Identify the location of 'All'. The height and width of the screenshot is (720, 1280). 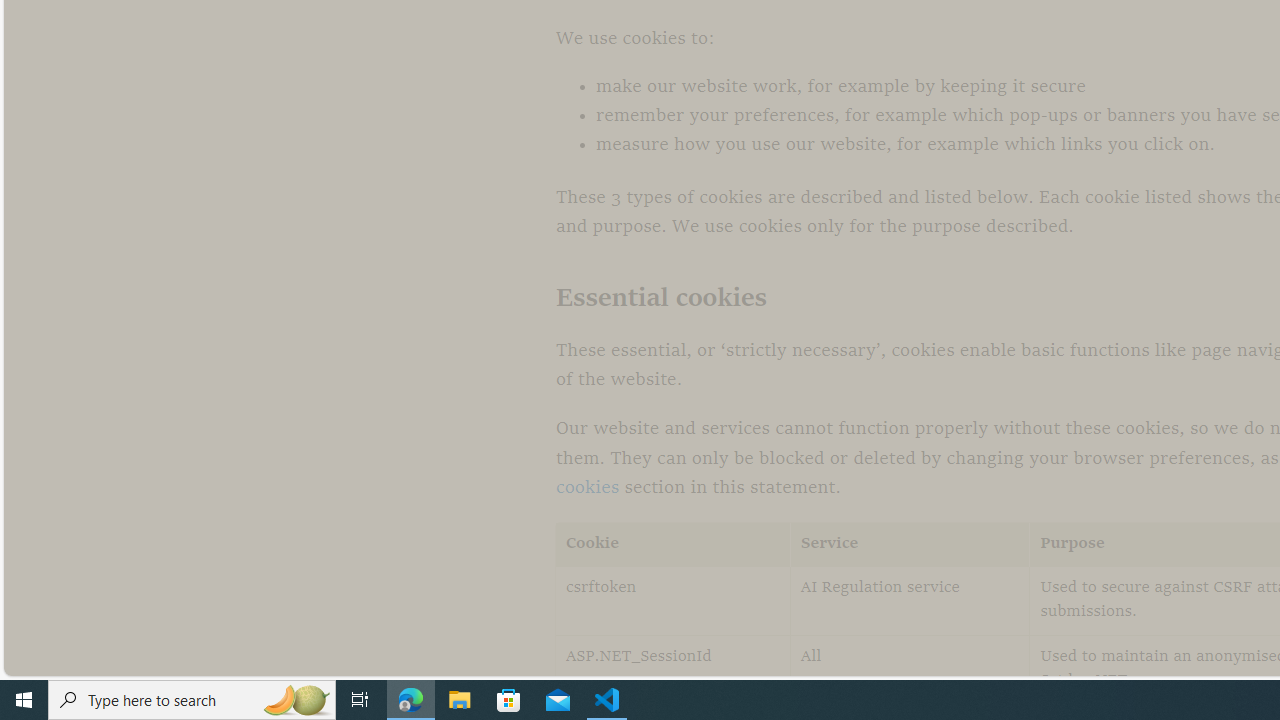
(909, 669).